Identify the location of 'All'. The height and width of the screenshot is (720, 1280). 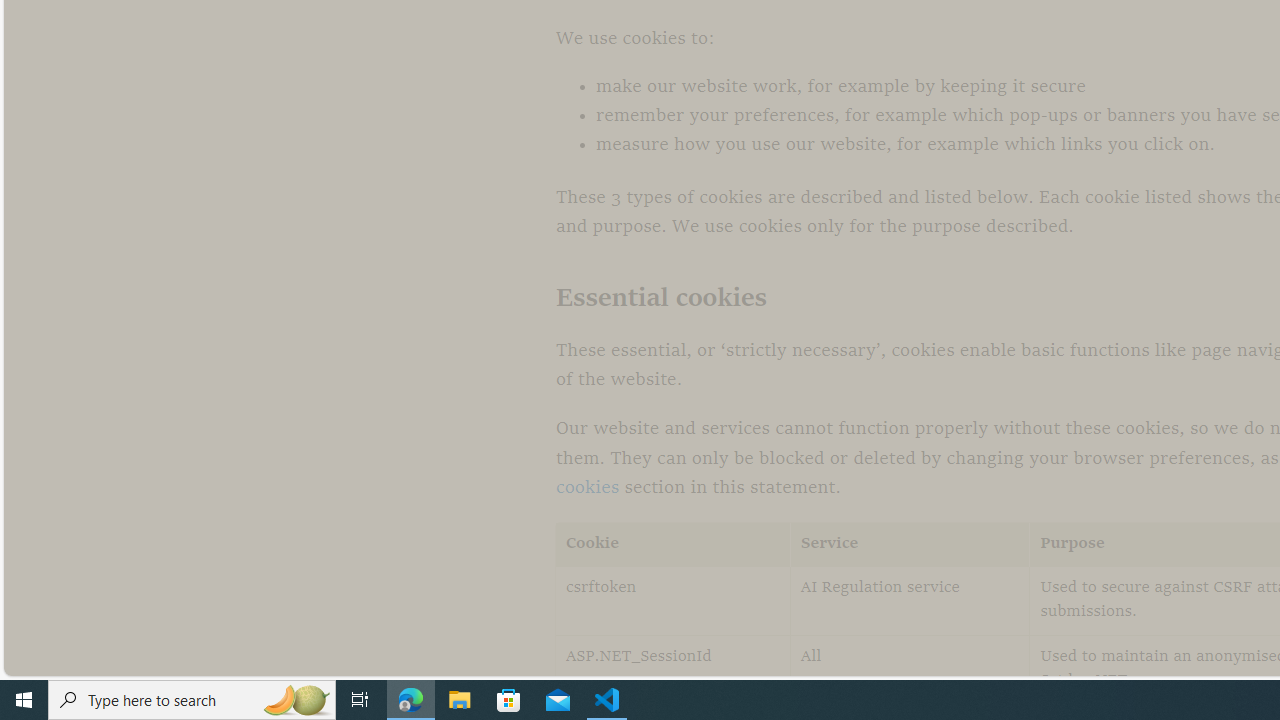
(909, 669).